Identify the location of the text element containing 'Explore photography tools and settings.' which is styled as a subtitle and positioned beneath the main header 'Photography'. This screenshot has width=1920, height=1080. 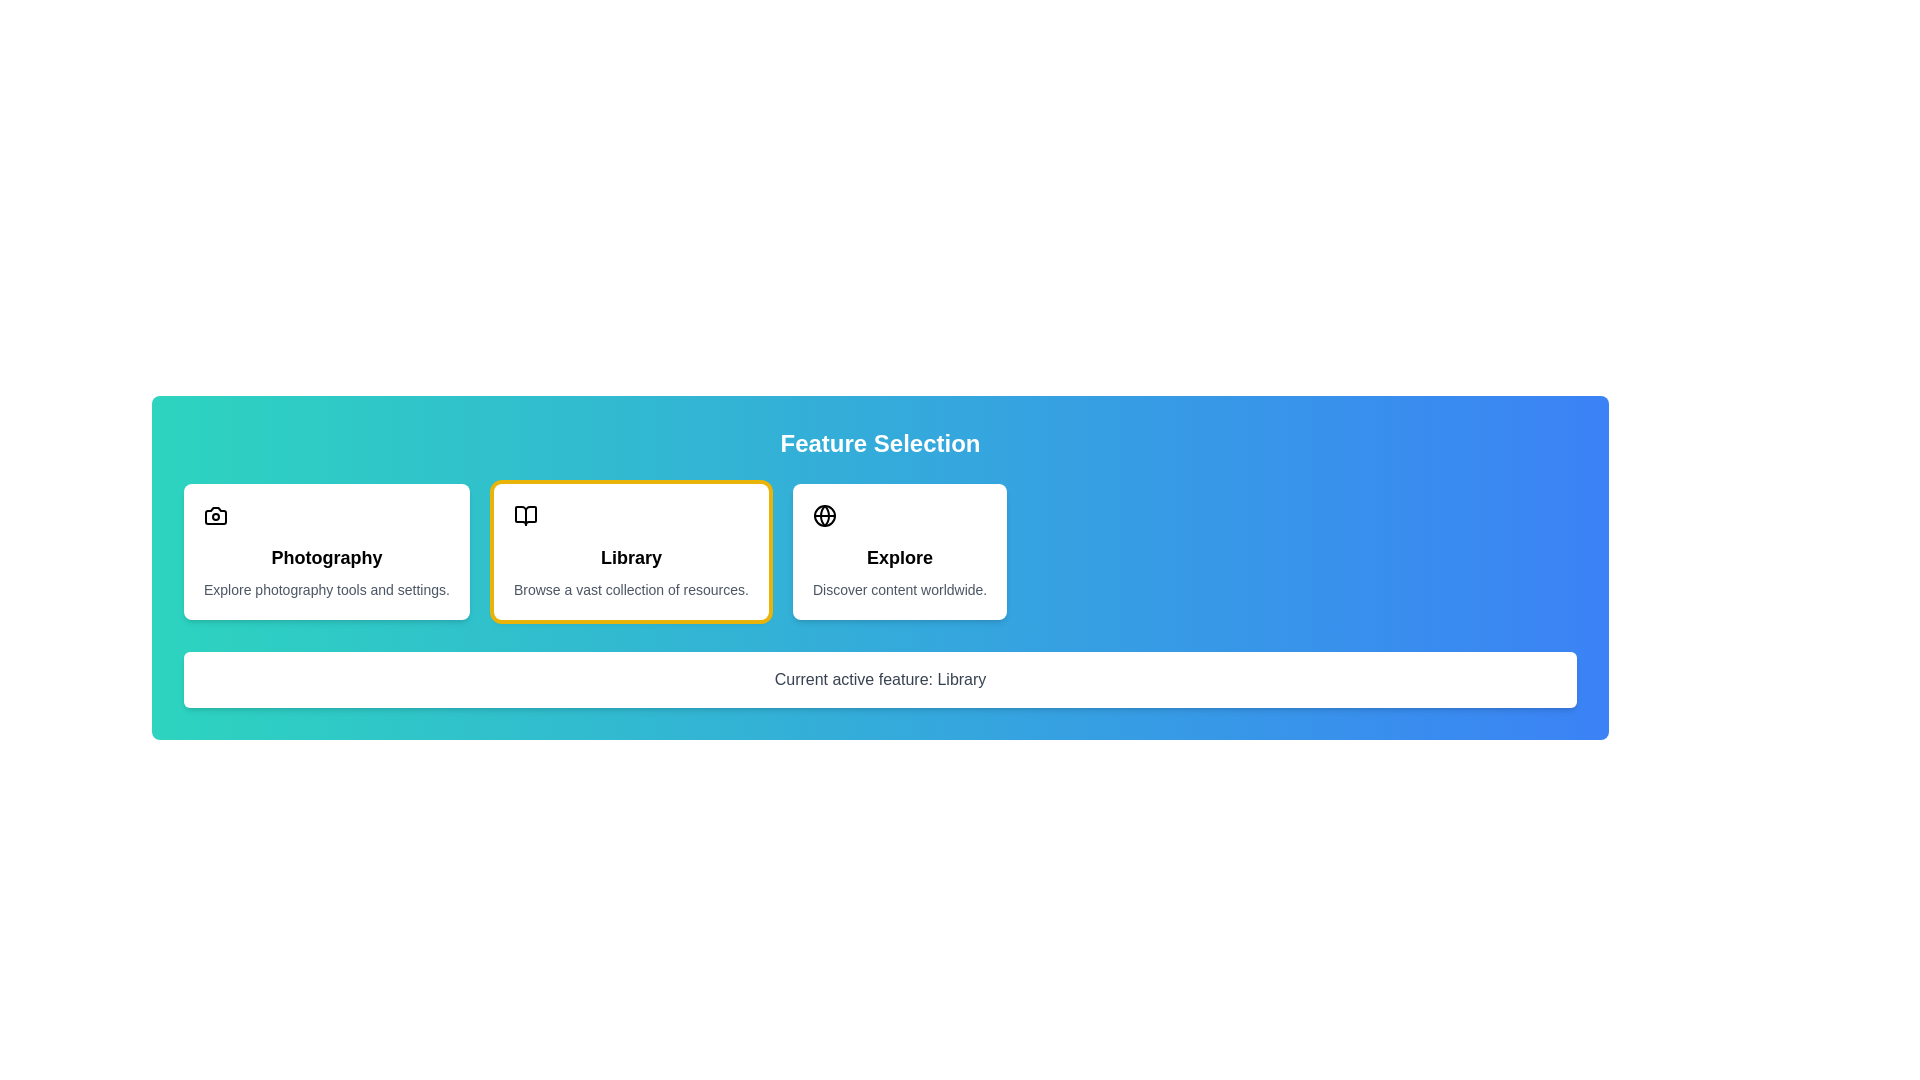
(326, 589).